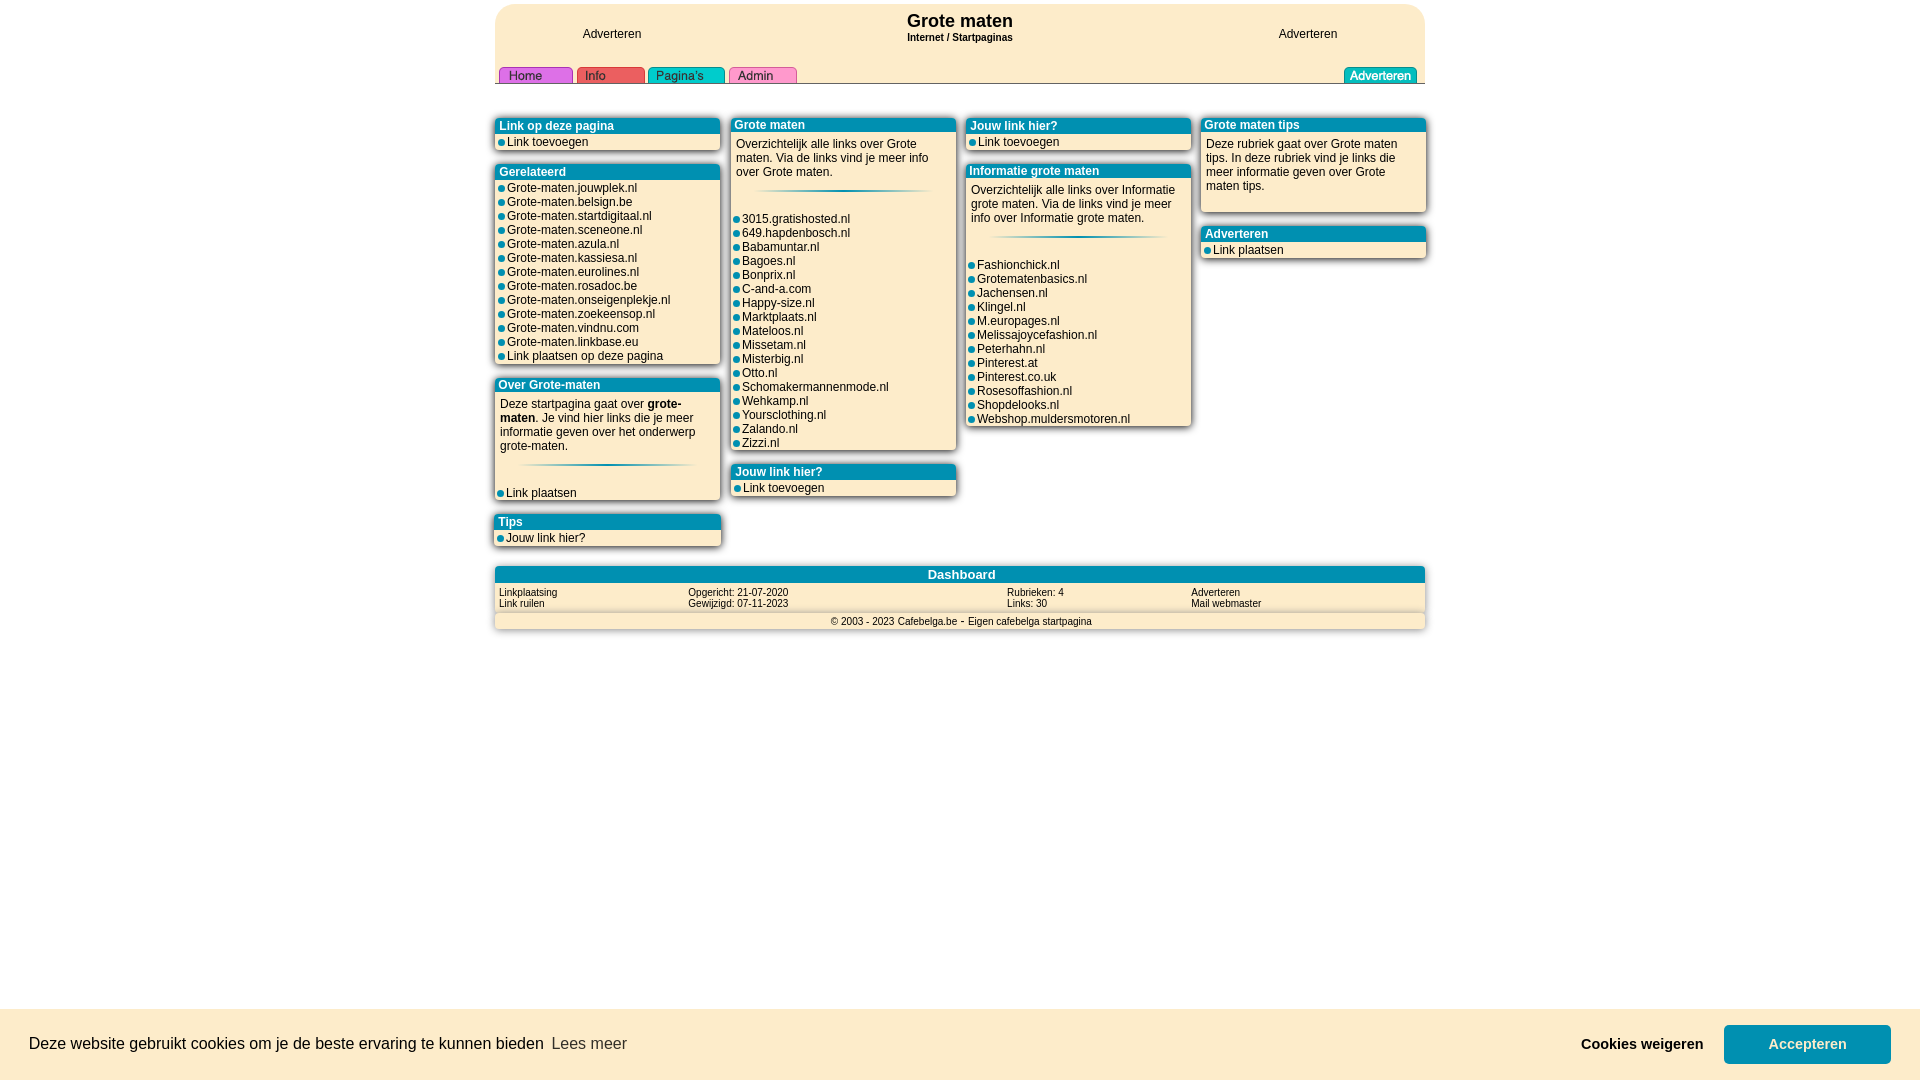 The height and width of the screenshot is (1080, 1920). Describe the element at coordinates (571, 326) in the screenshot. I see `'Grote-maten.vindnu.com'` at that location.